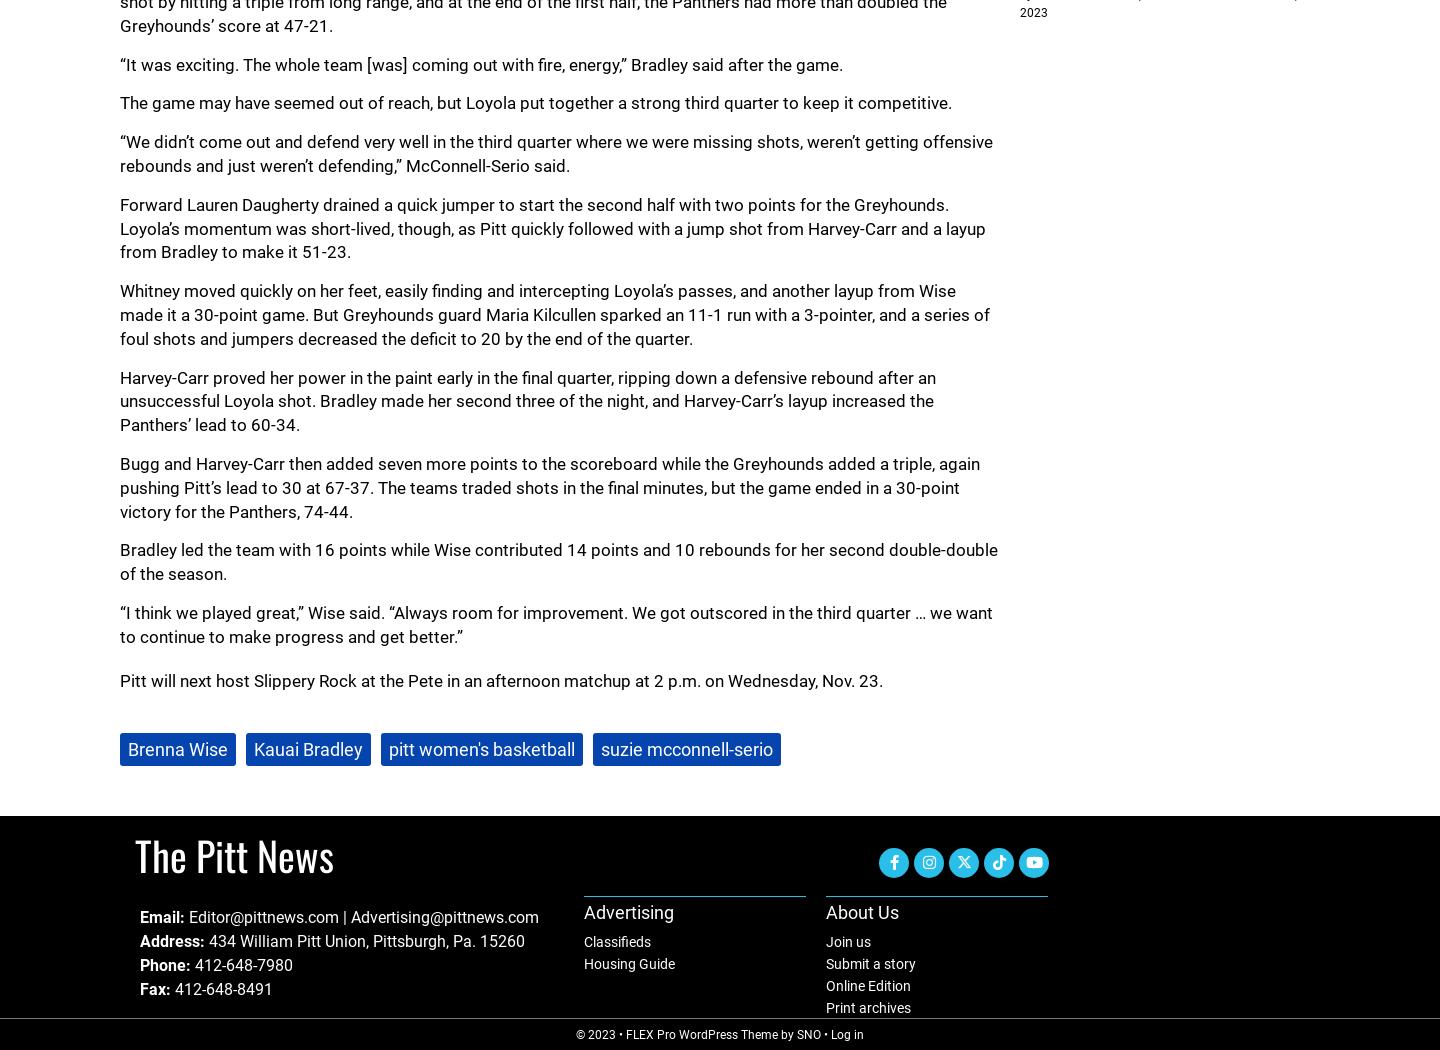 The height and width of the screenshot is (1050, 1440). What do you see at coordinates (549, 487) in the screenshot?
I see `'Bugg and Harvey-Carr then added seven more points to the scoreboard while the Greyhounds added a triple, again pushing Pitt’s lead to 30 at 67-37. The teams traded shots in the final minutes, but the game ended in a 30-point victory for the Panthers, 74-44.'` at bounding box center [549, 487].